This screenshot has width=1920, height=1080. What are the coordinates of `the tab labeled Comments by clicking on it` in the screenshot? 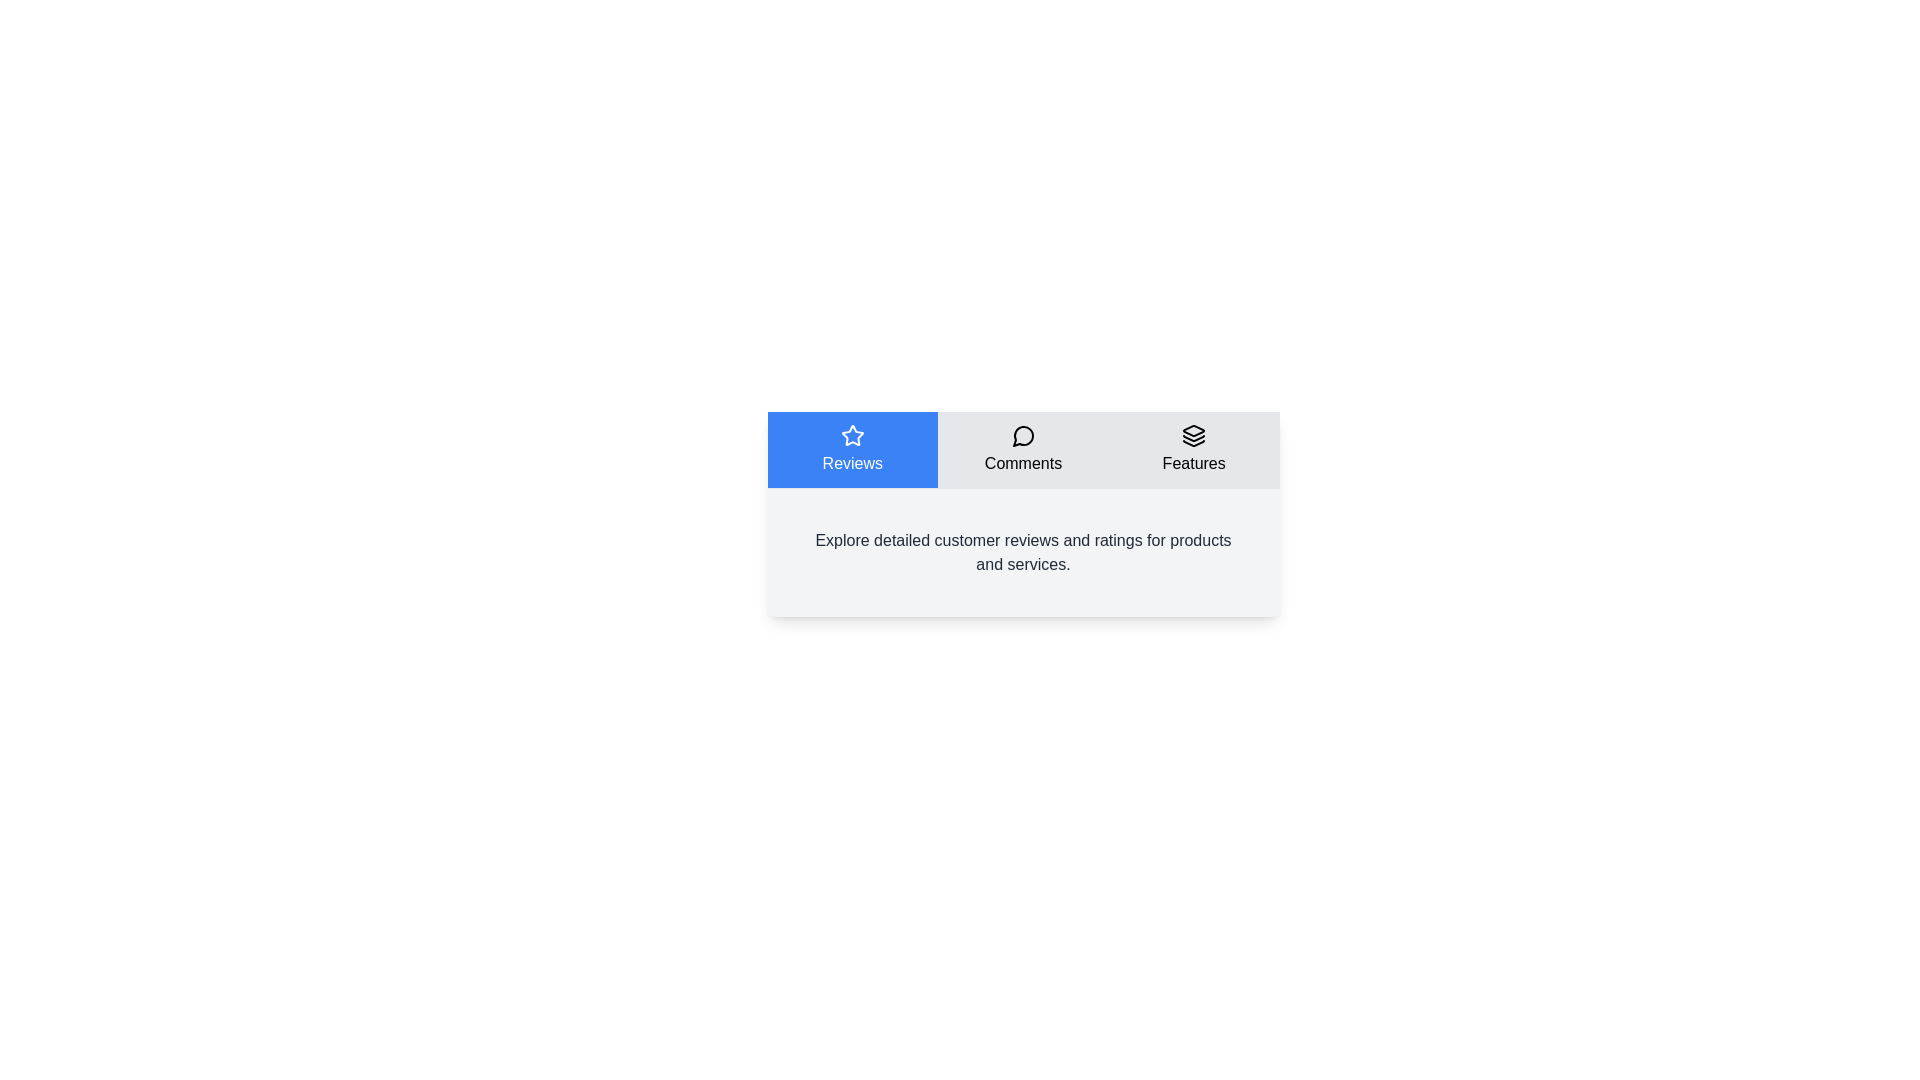 It's located at (1023, 450).